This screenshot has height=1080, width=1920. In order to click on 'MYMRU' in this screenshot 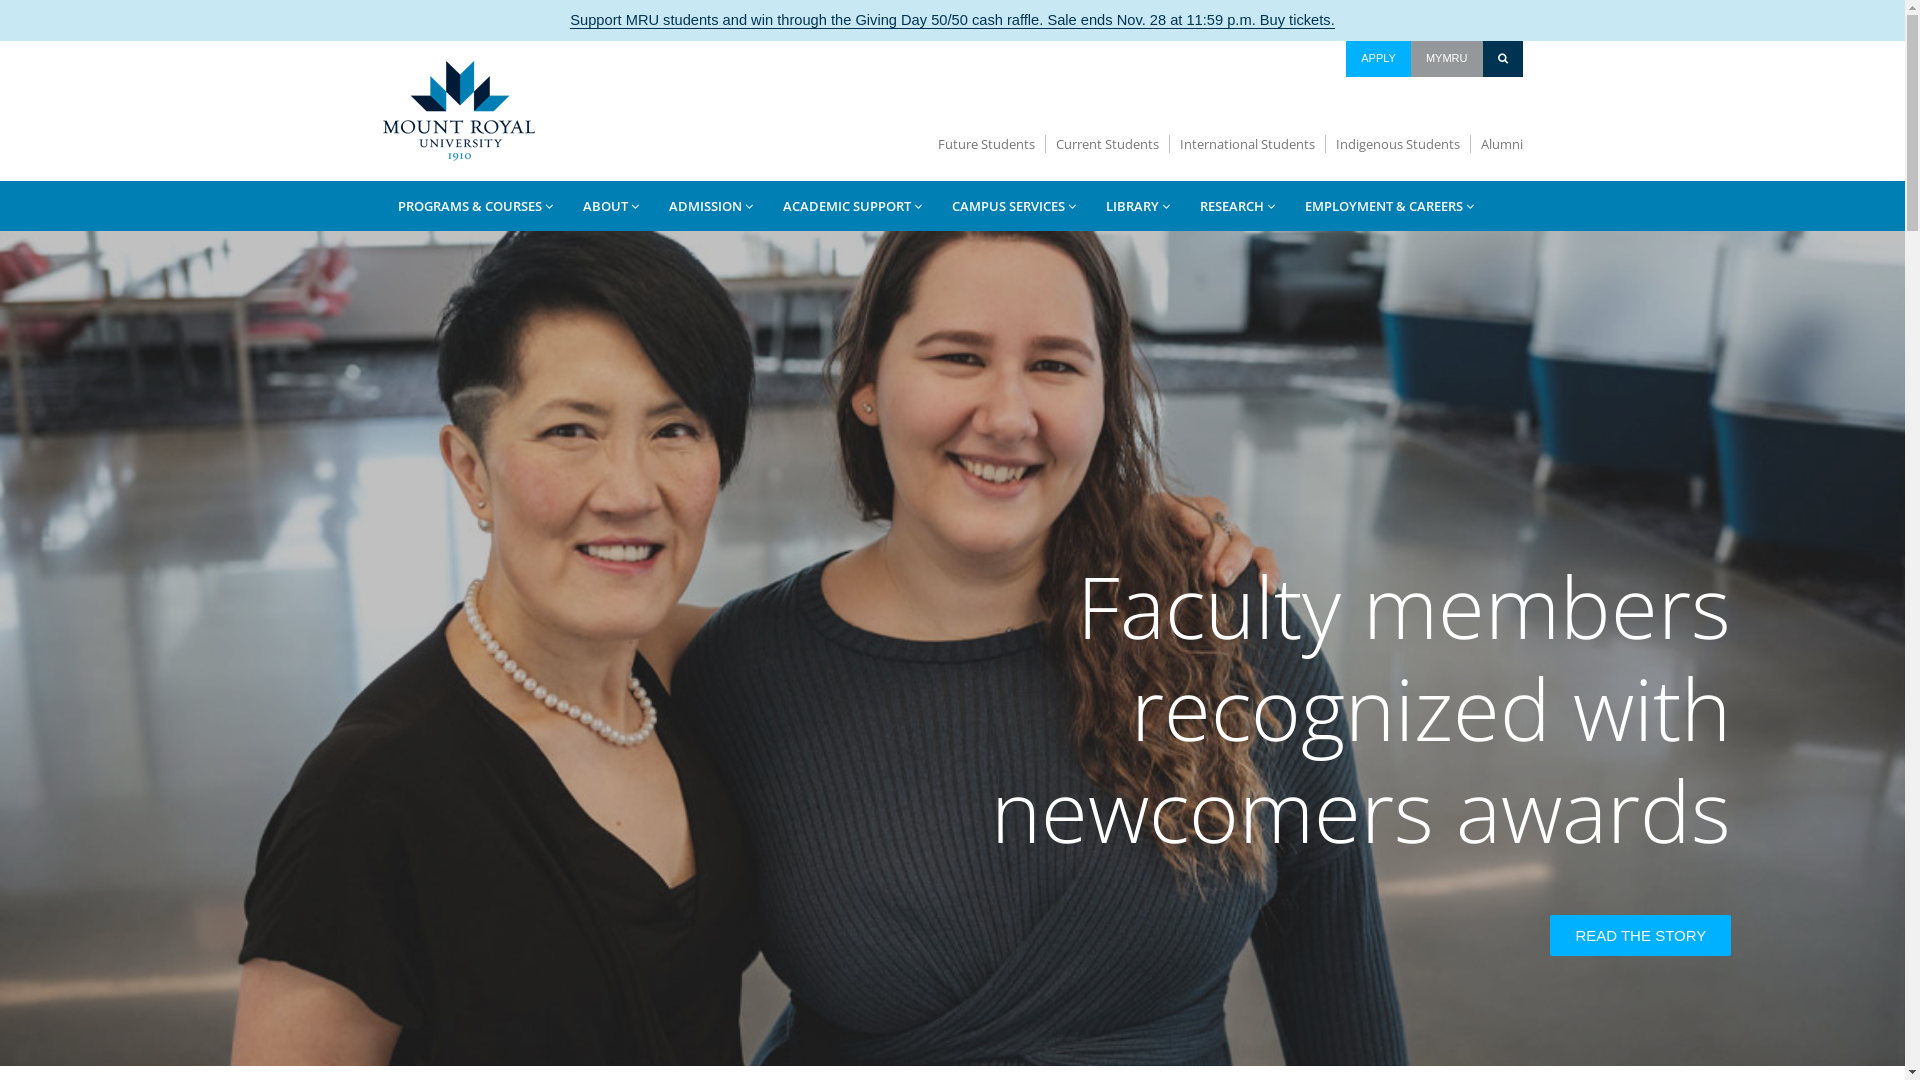, I will do `click(1446, 57)`.